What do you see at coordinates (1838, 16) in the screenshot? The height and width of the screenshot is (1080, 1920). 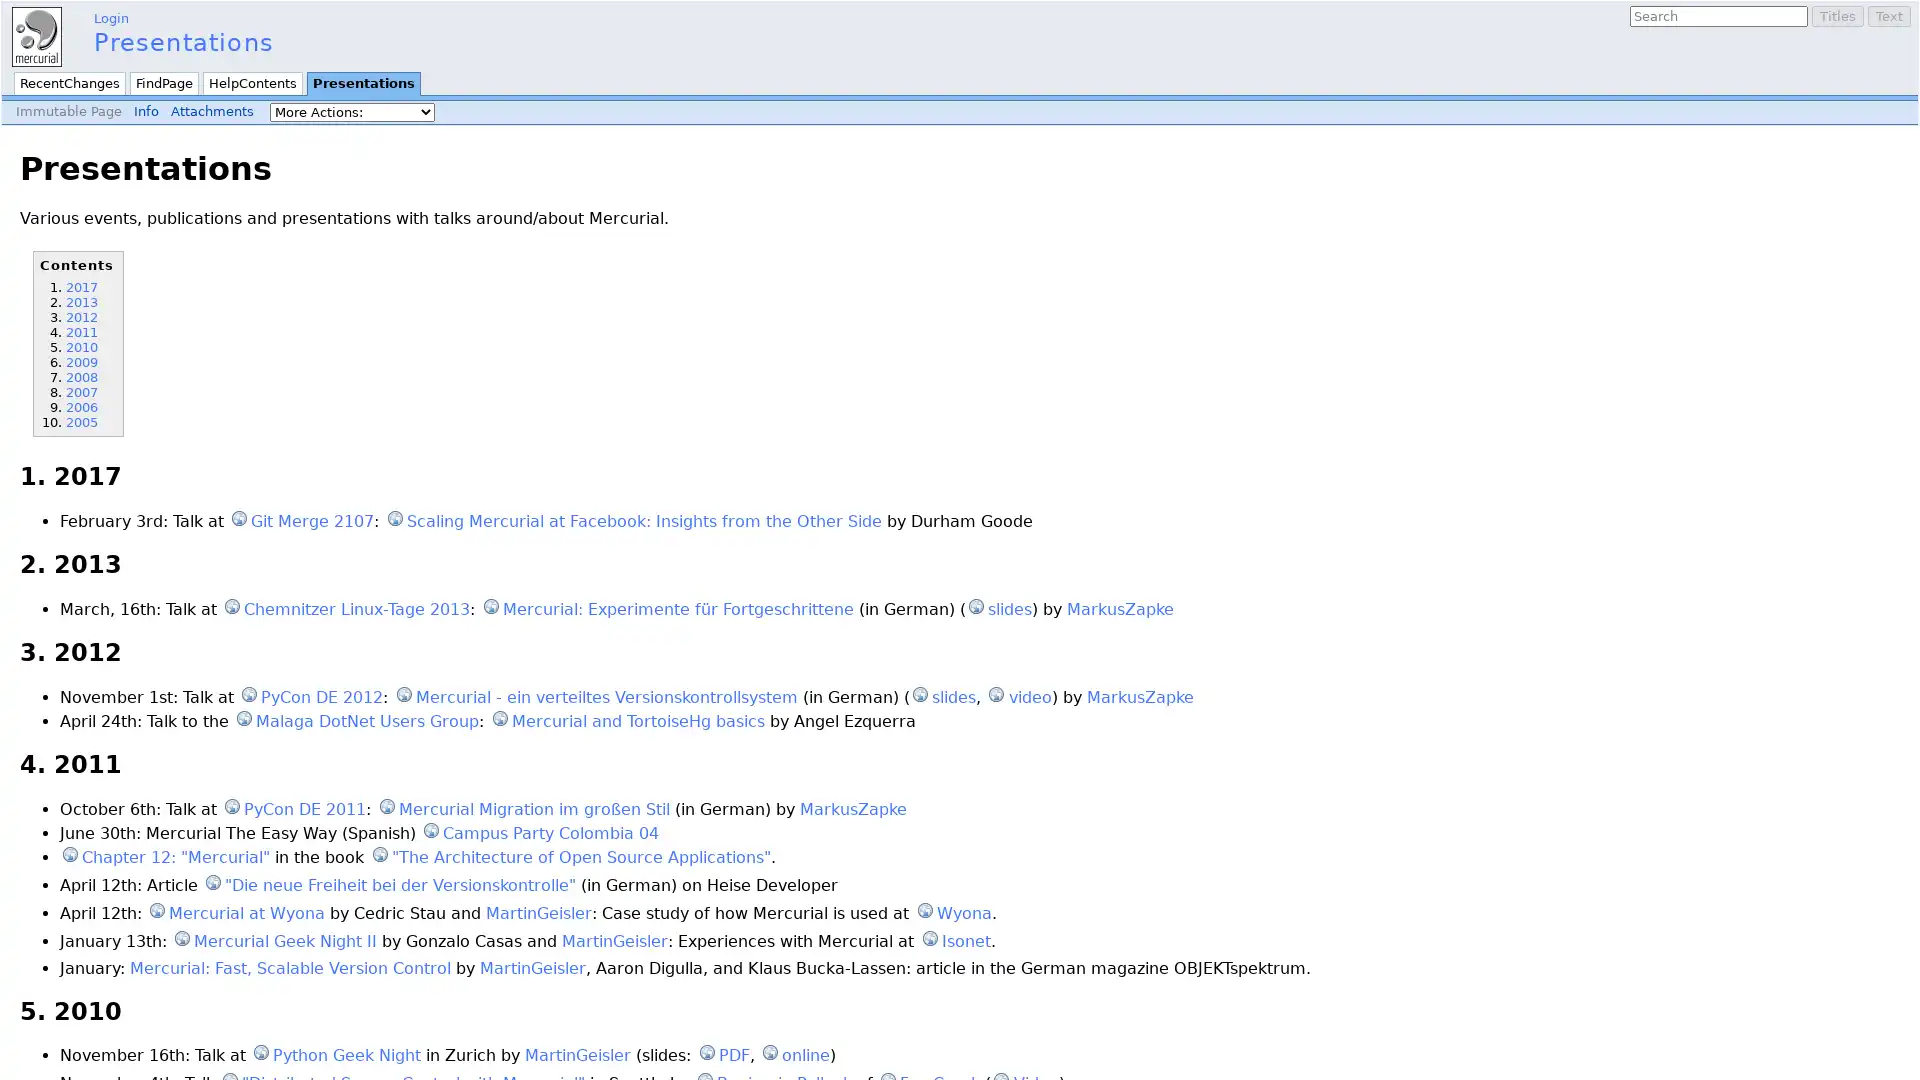 I see `Titles` at bounding box center [1838, 16].